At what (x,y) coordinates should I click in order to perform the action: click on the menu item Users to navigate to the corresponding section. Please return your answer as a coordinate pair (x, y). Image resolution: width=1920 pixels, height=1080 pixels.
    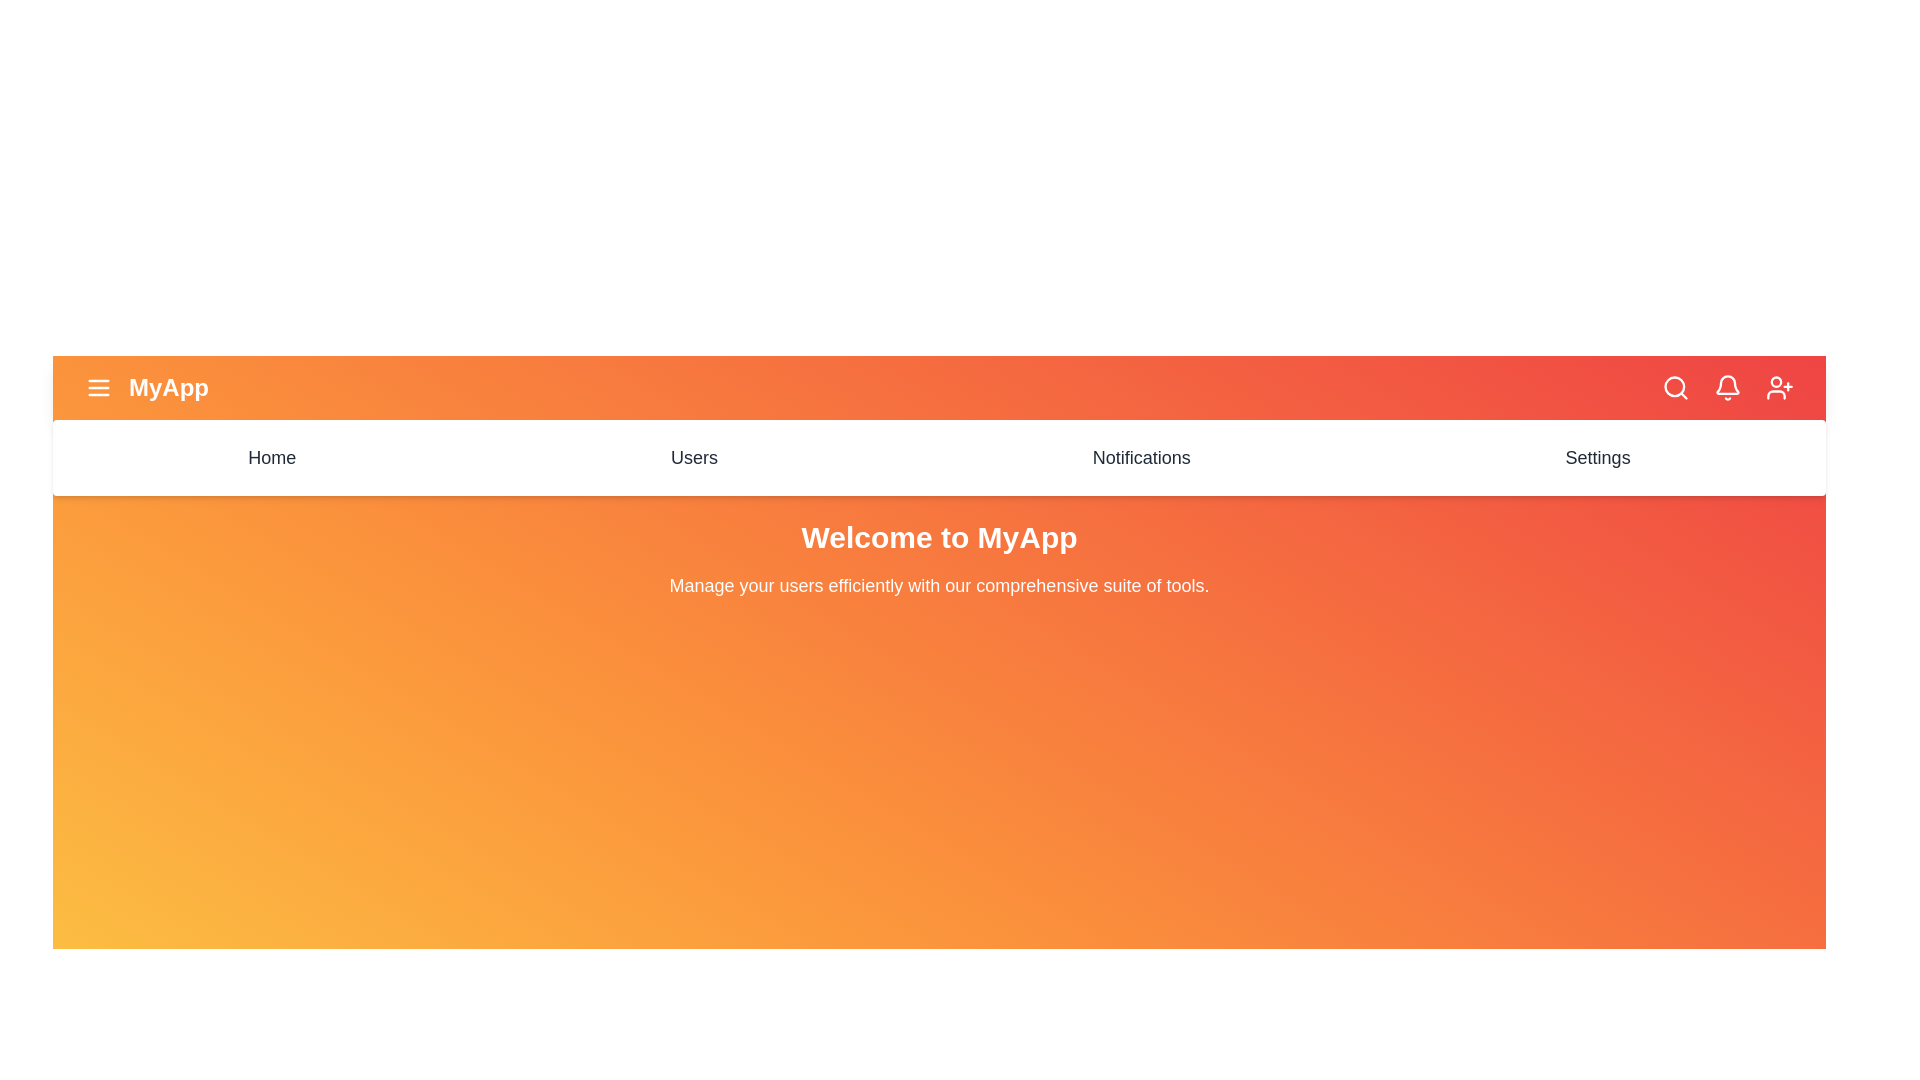
    Looking at the image, I should click on (694, 458).